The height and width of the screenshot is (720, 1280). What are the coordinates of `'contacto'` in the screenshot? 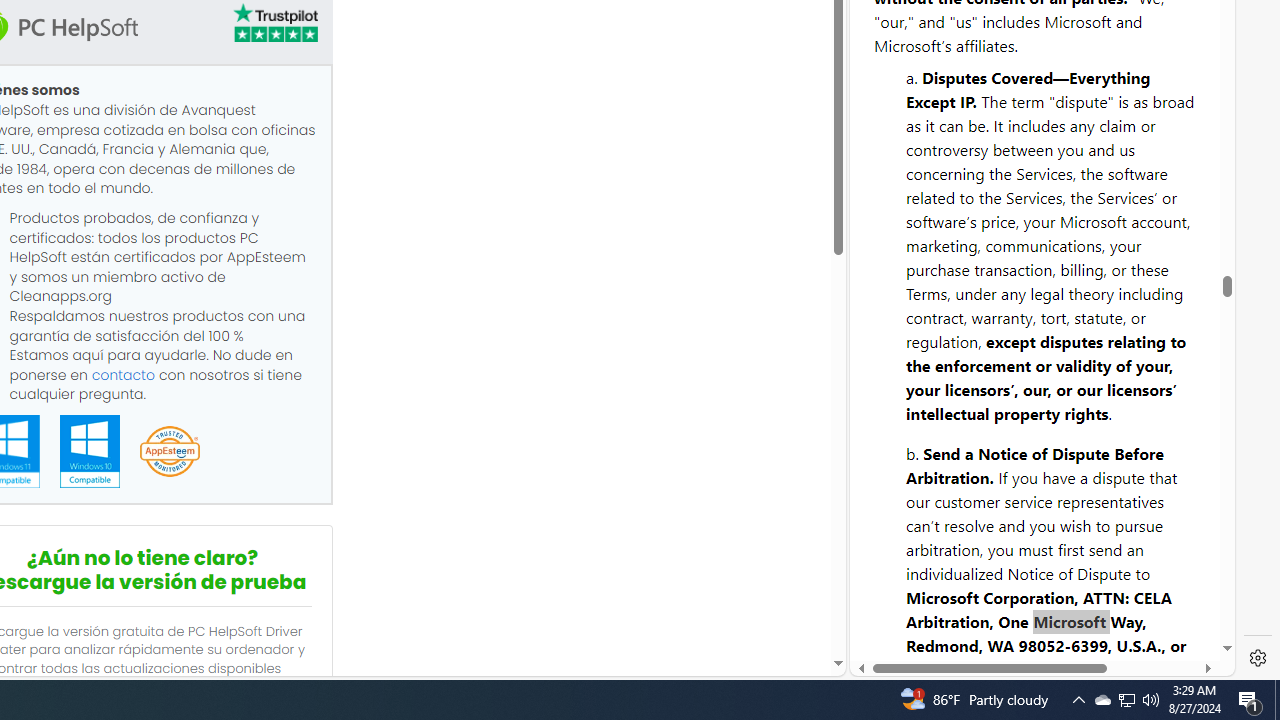 It's located at (122, 374).